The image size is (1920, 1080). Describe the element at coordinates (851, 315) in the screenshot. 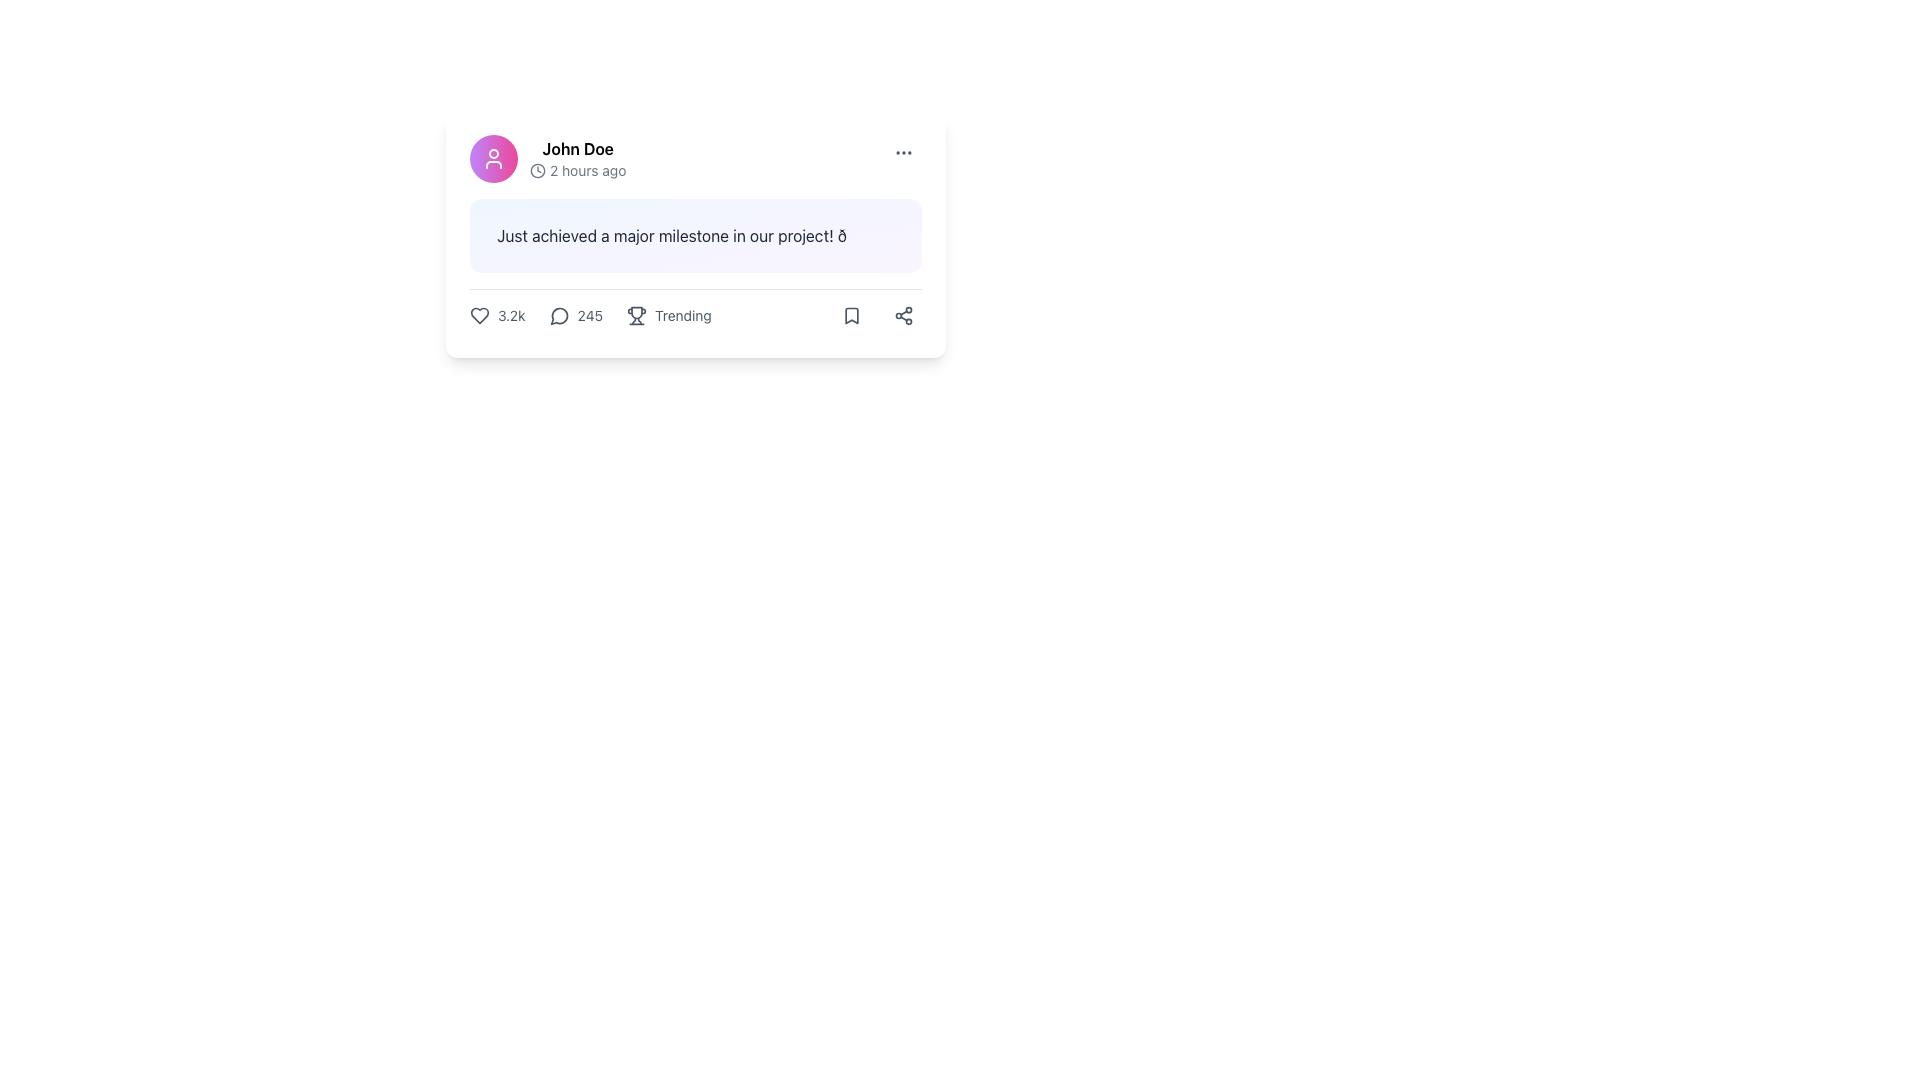

I see `the bookmark icon located in the interaction bar below the main post content to bookmark the post` at that location.